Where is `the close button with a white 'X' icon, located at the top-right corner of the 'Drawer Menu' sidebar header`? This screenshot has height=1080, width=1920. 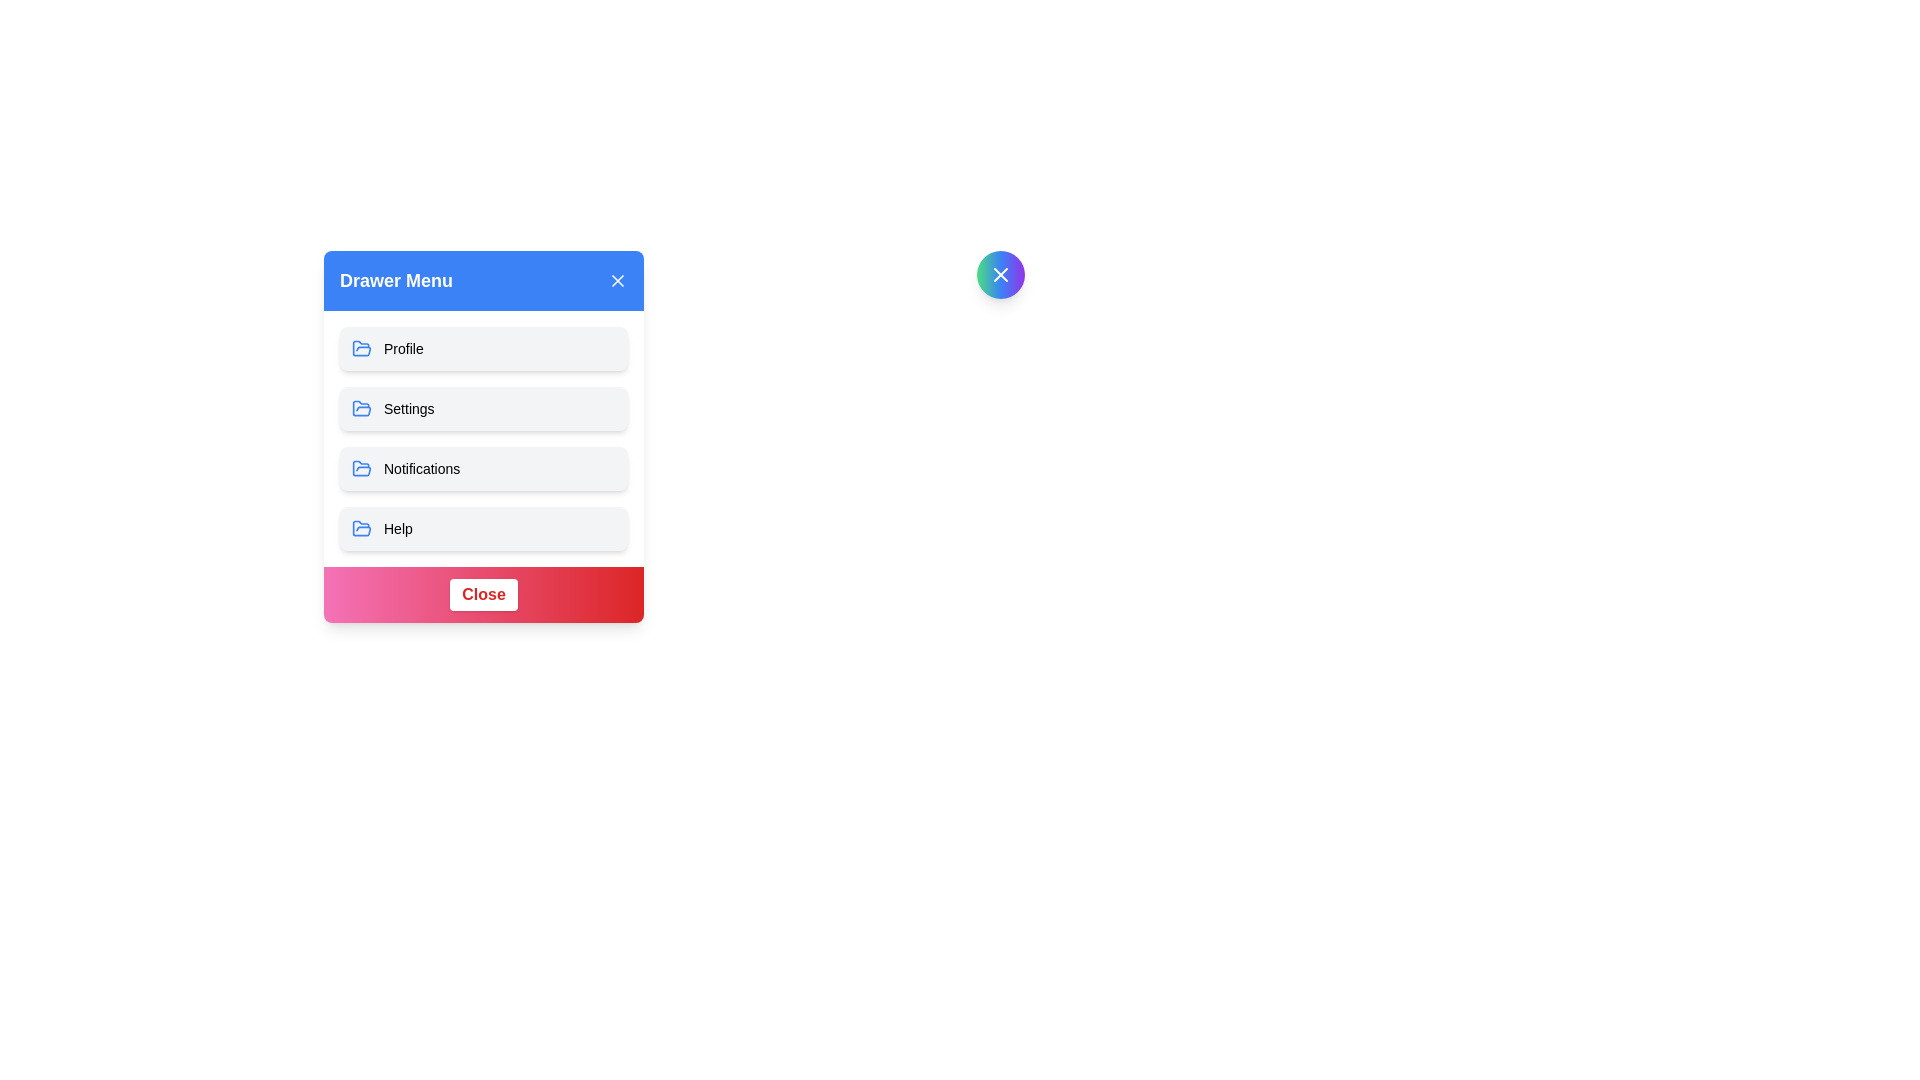 the close button with a white 'X' icon, located at the top-right corner of the 'Drawer Menu' sidebar header is located at coordinates (617, 281).